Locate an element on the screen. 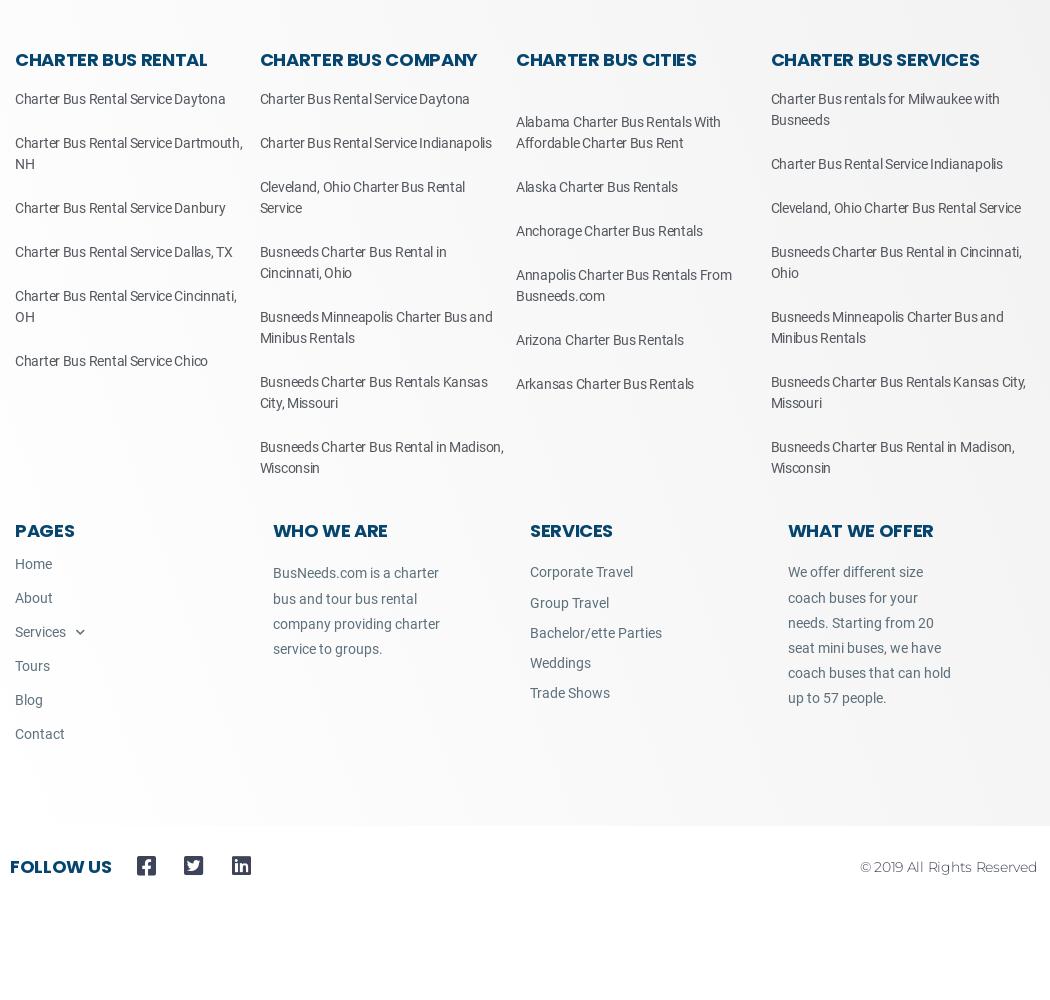  'Charter Bus Cities' is located at coordinates (605, 59).